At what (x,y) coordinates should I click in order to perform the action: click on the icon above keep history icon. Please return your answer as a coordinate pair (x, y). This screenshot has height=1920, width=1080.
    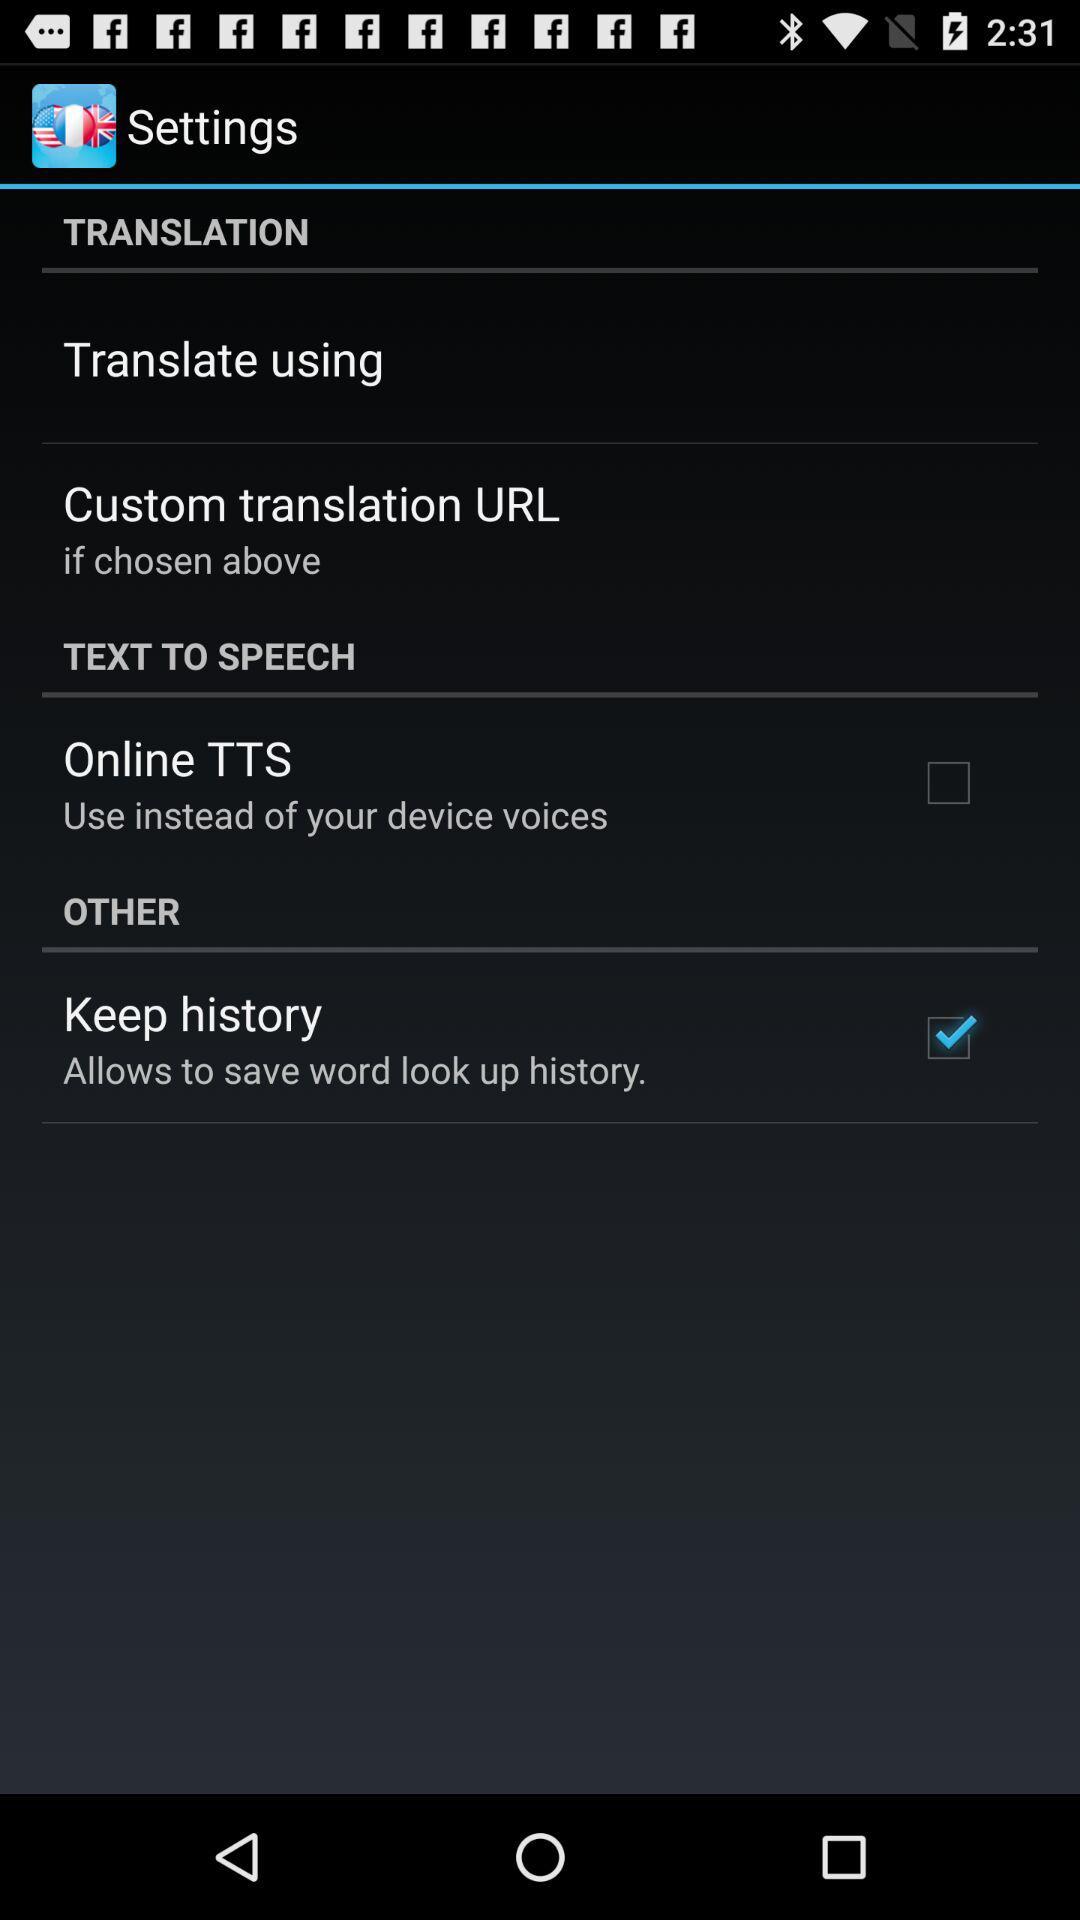
    Looking at the image, I should click on (540, 909).